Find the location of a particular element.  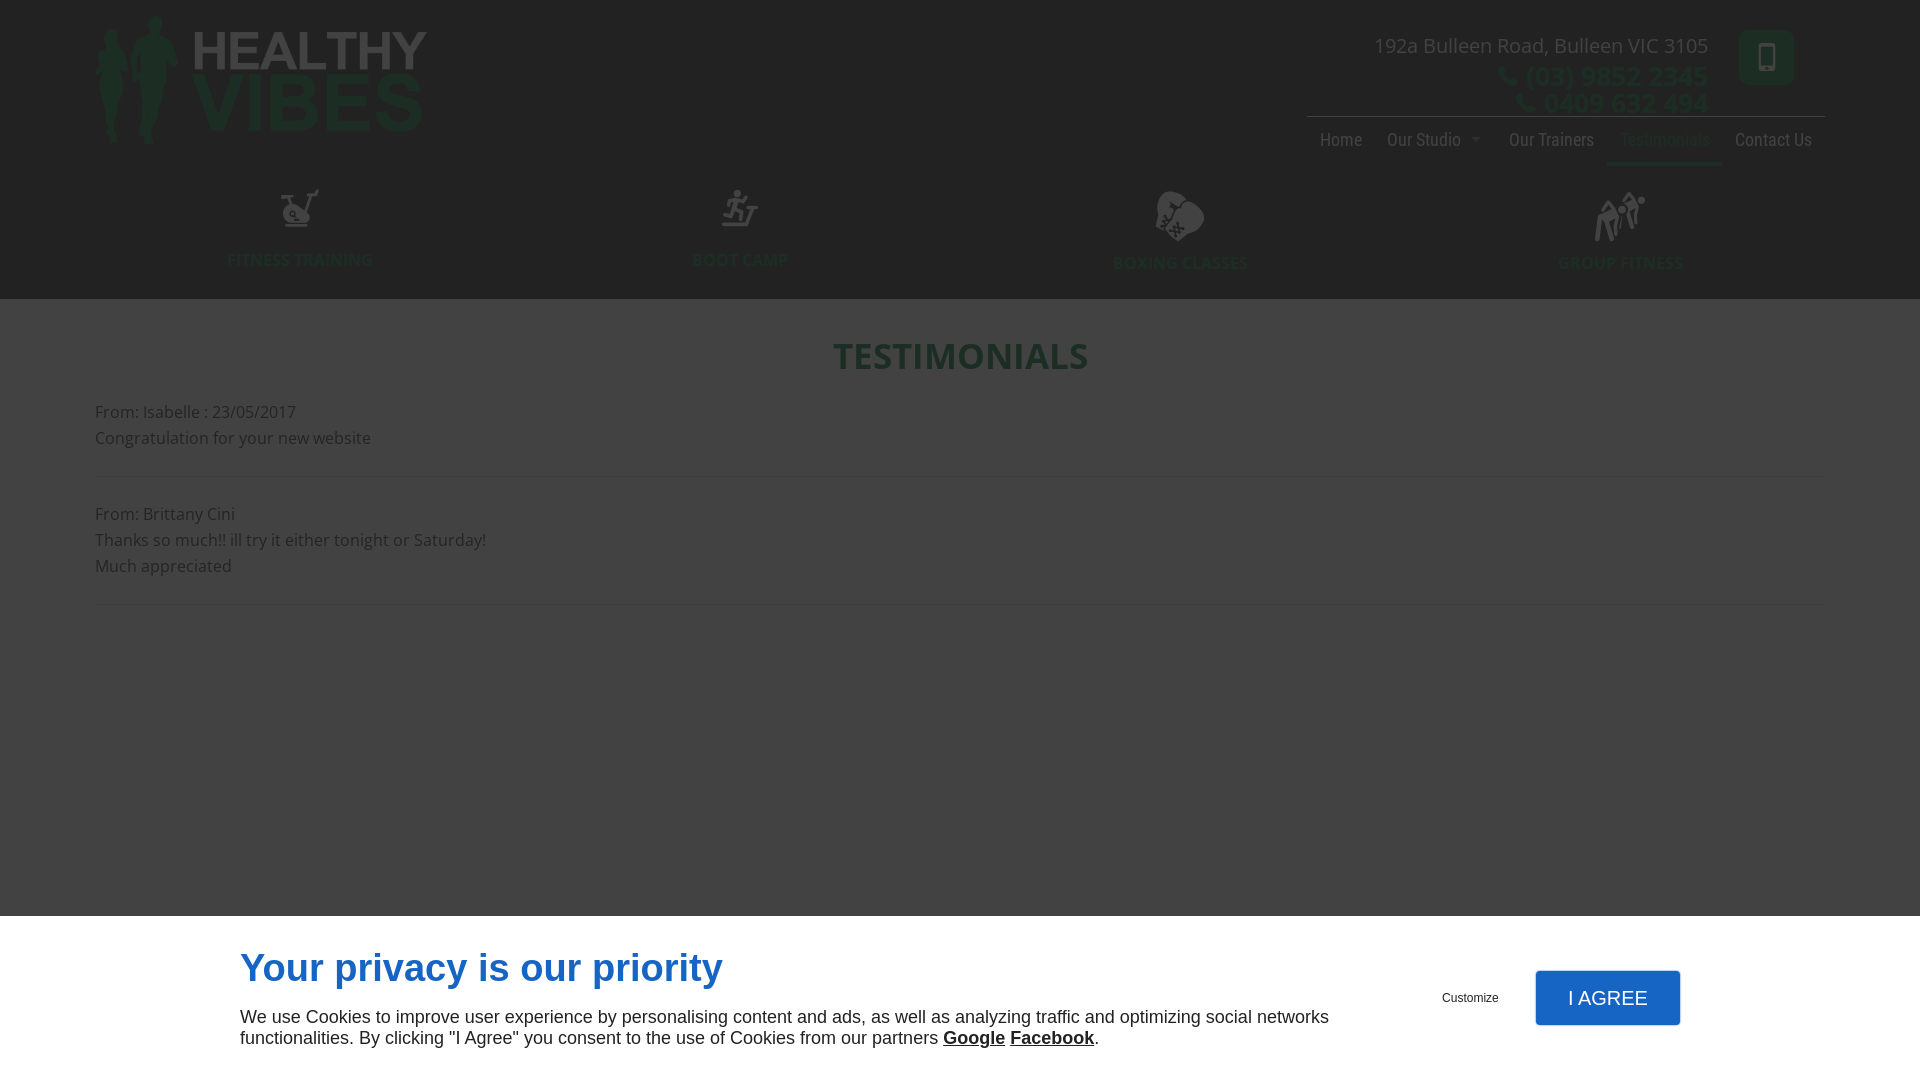

'Our Trainers' is located at coordinates (1550, 140).